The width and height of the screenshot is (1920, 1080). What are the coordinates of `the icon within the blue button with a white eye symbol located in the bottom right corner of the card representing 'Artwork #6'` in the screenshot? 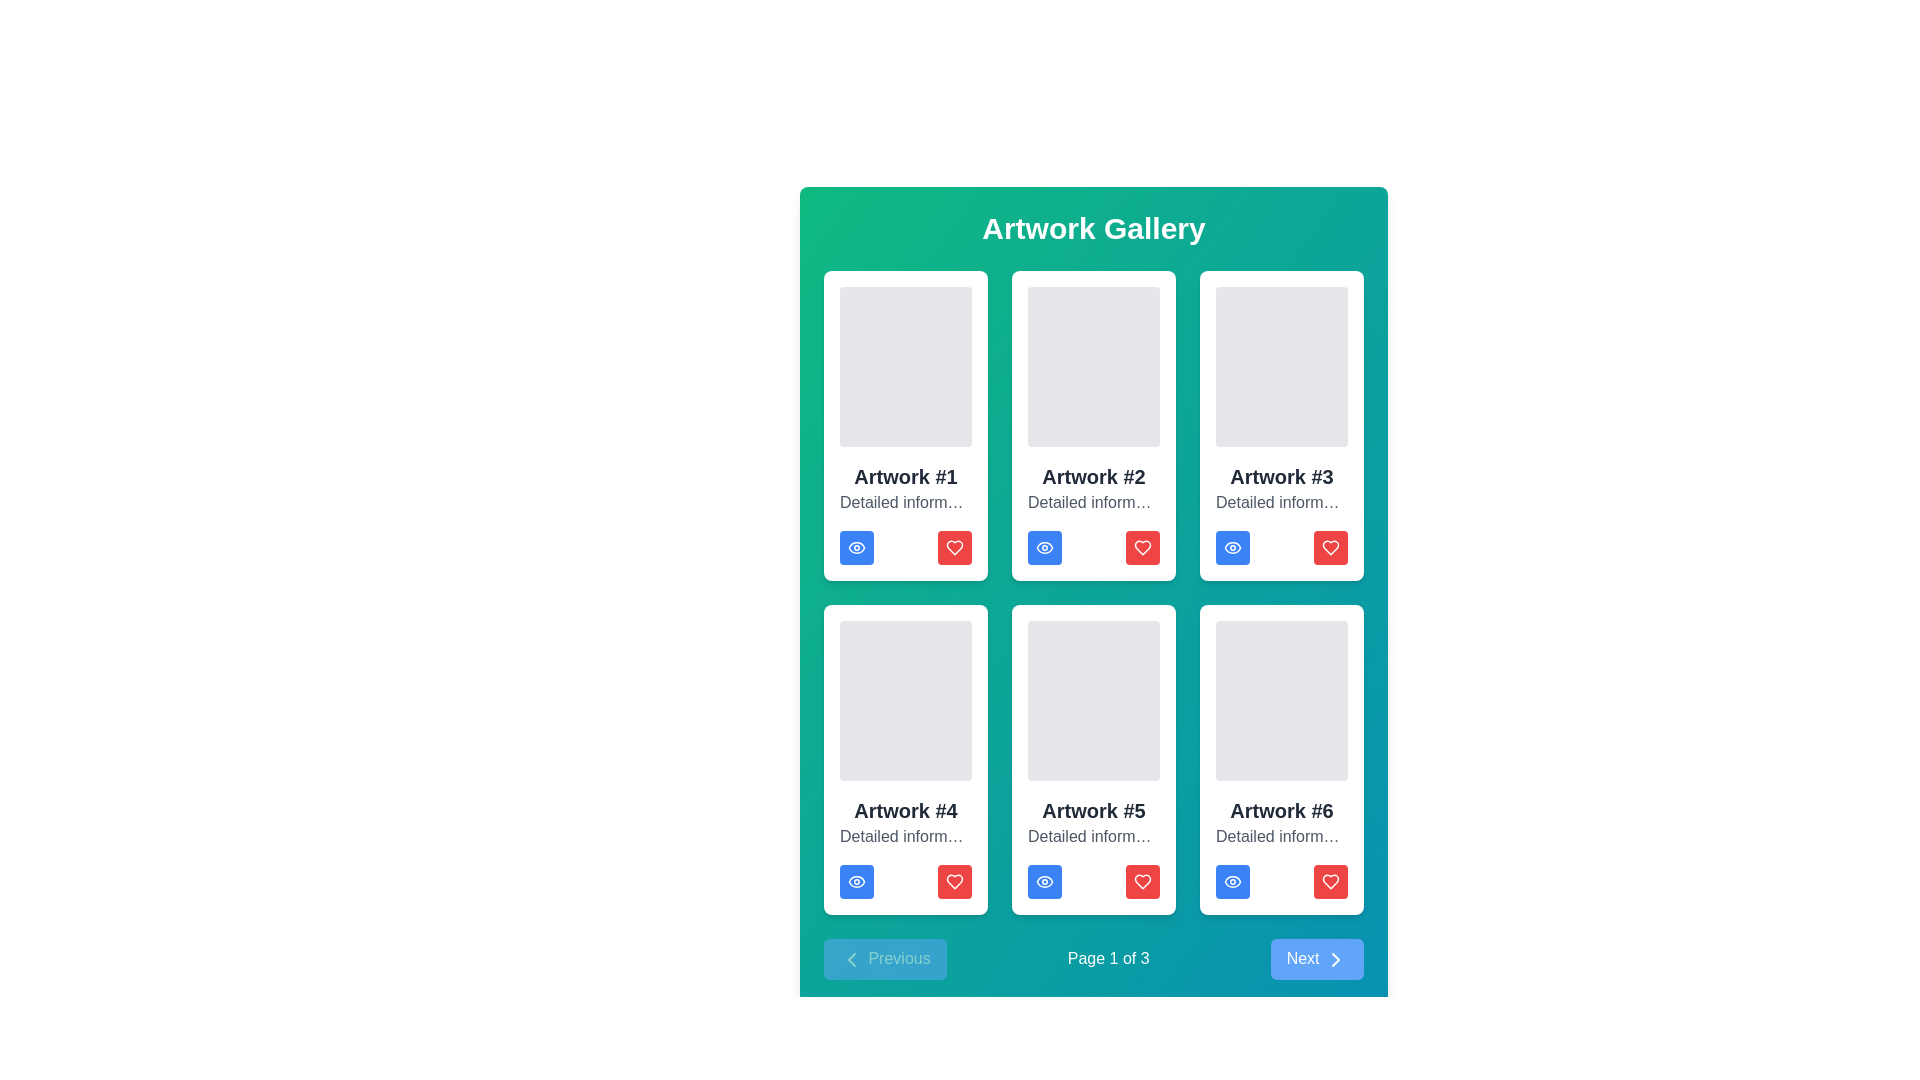 It's located at (1232, 881).